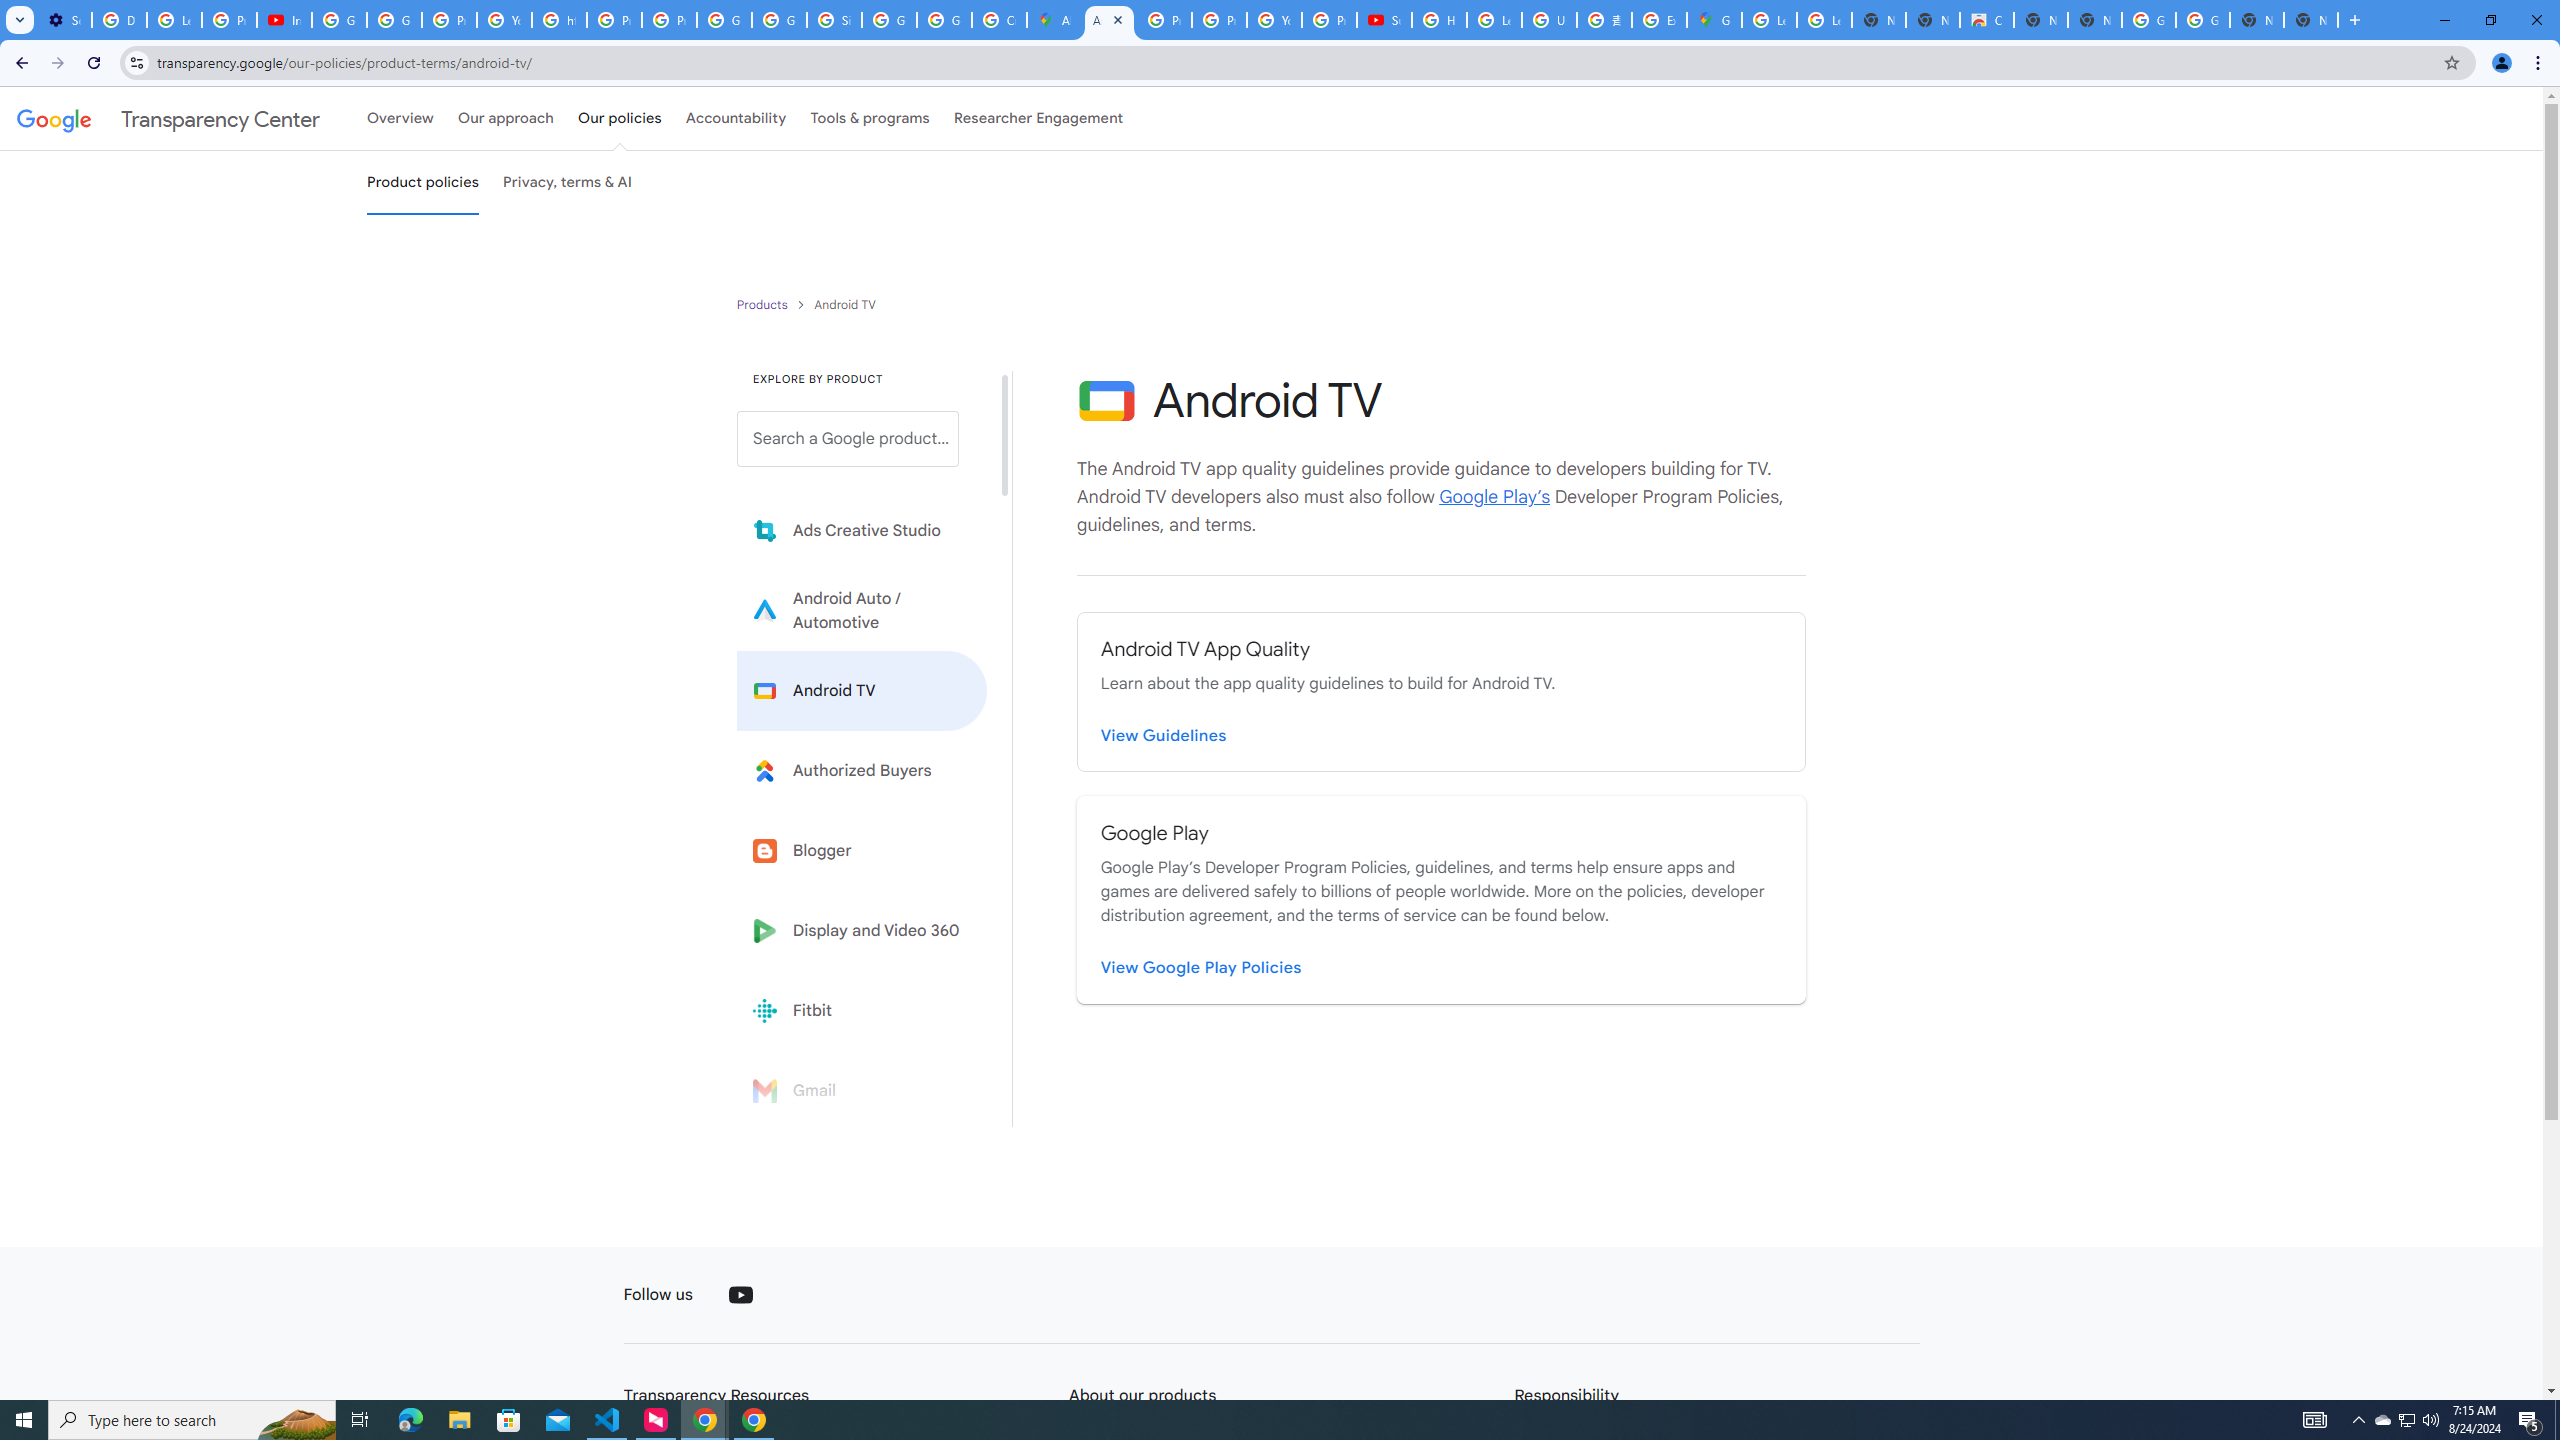 The width and height of the screenshot is (2560, 1440). I want to click on 'Learn more about Android Auto', so click(861, 610).